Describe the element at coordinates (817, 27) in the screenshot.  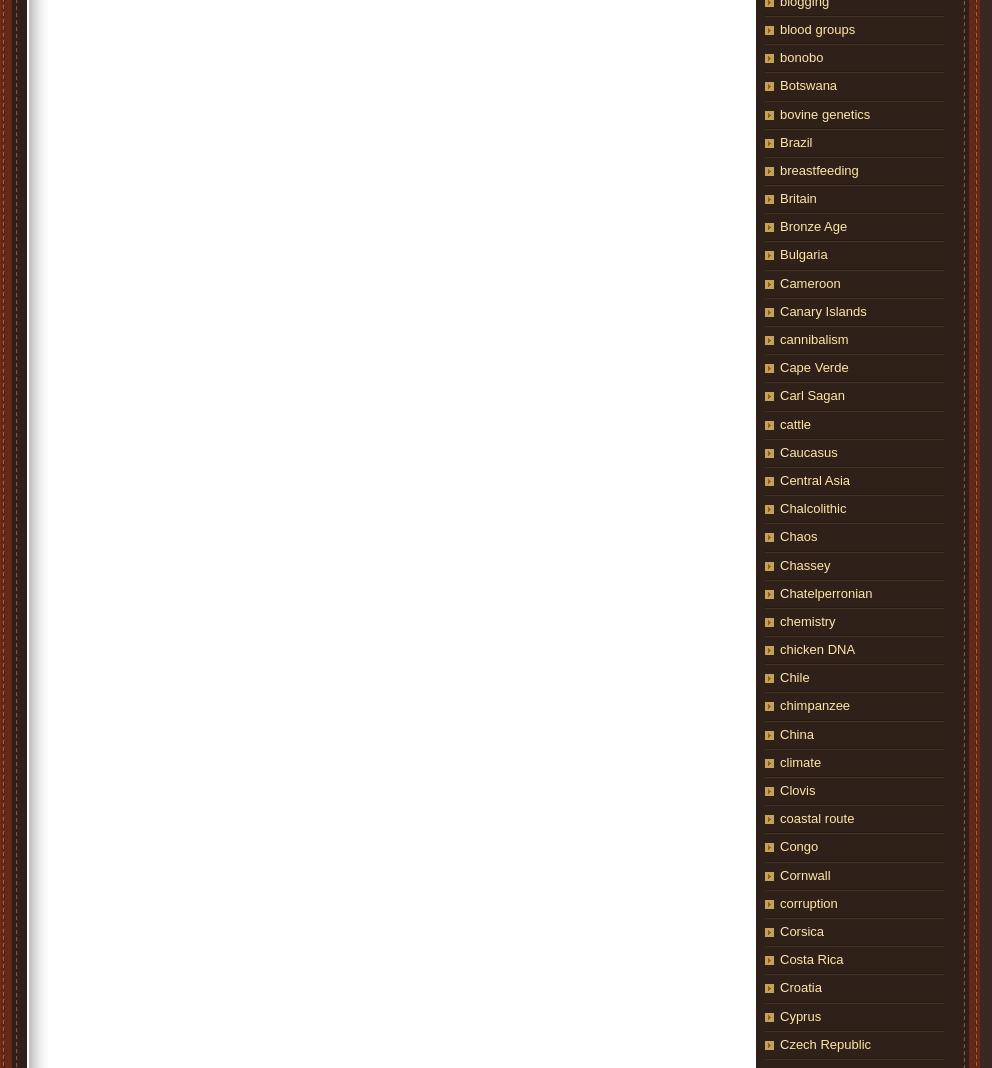
I see `'blood groups'` at that location.